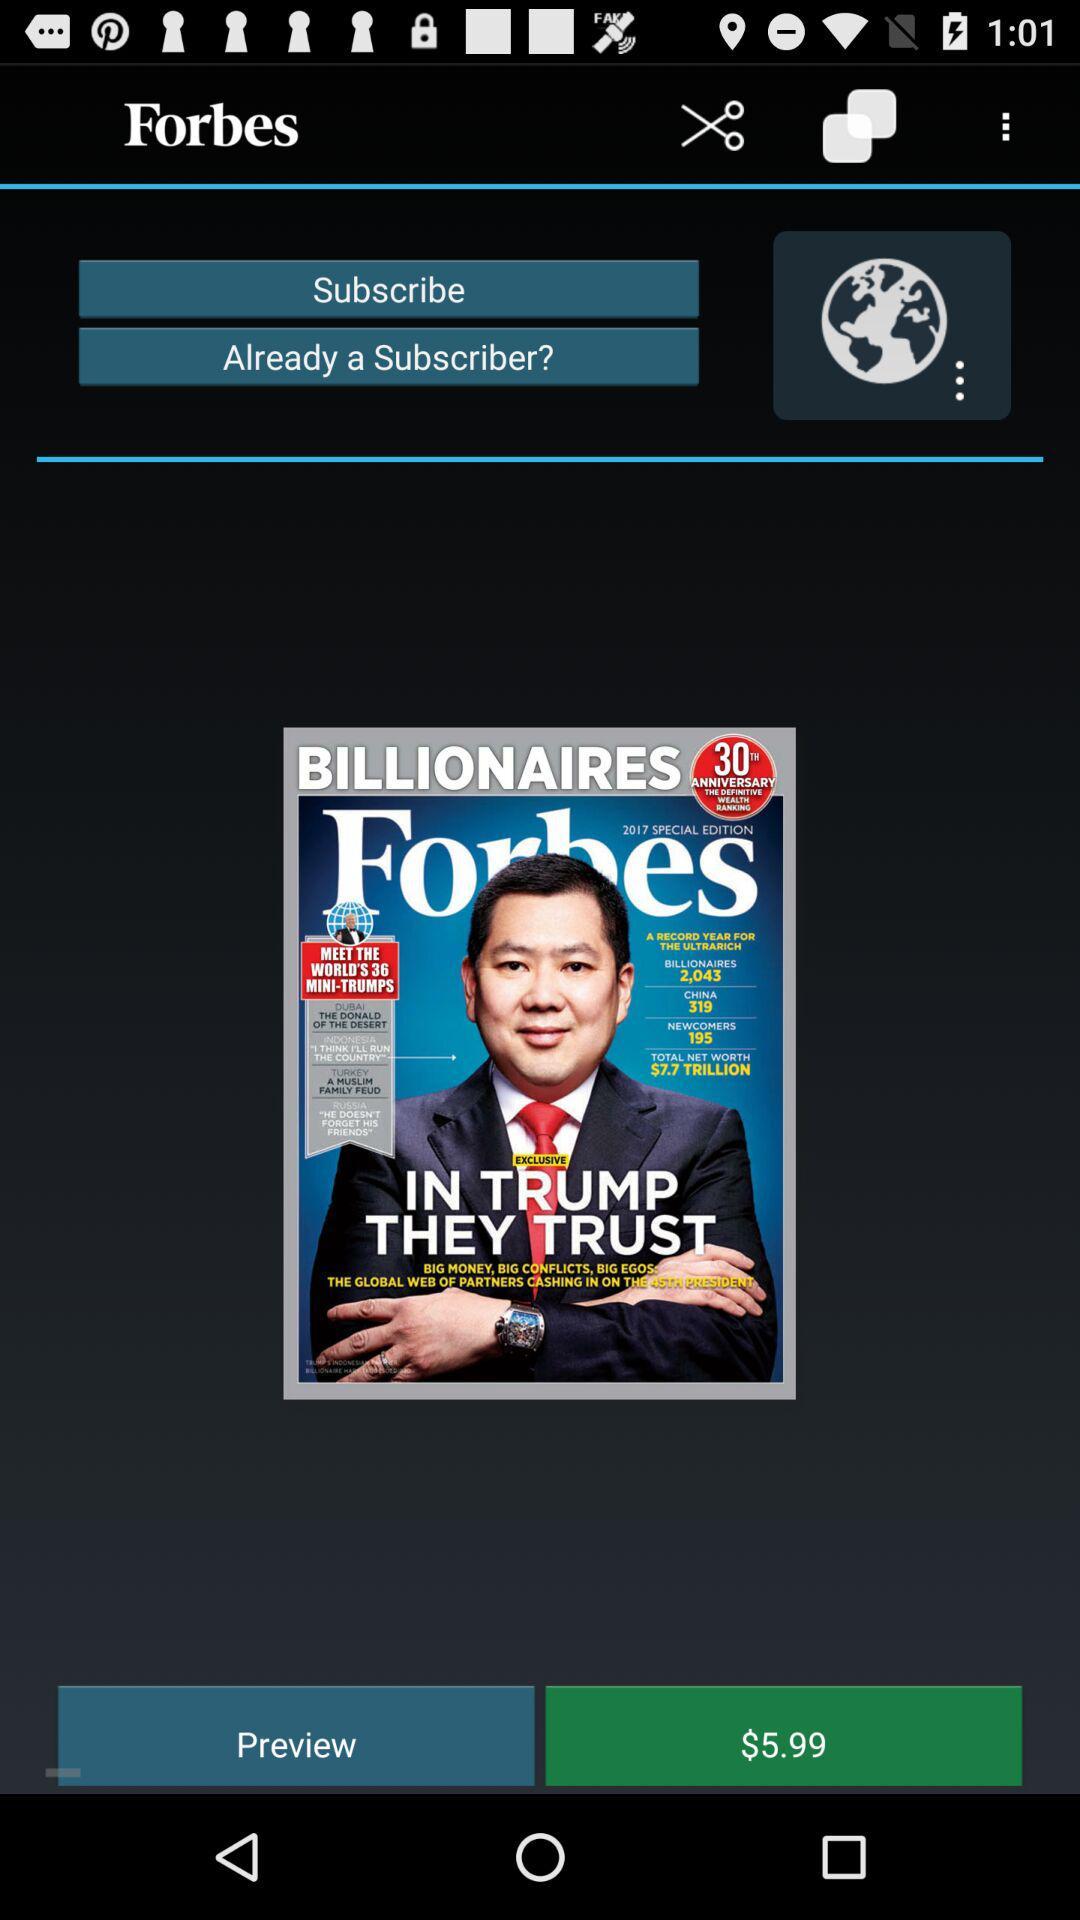  What do you see at coordinates (768, 1732) in the screenshot?
I see `the item at the bottom right corner` at bounding box center [768, 1732].